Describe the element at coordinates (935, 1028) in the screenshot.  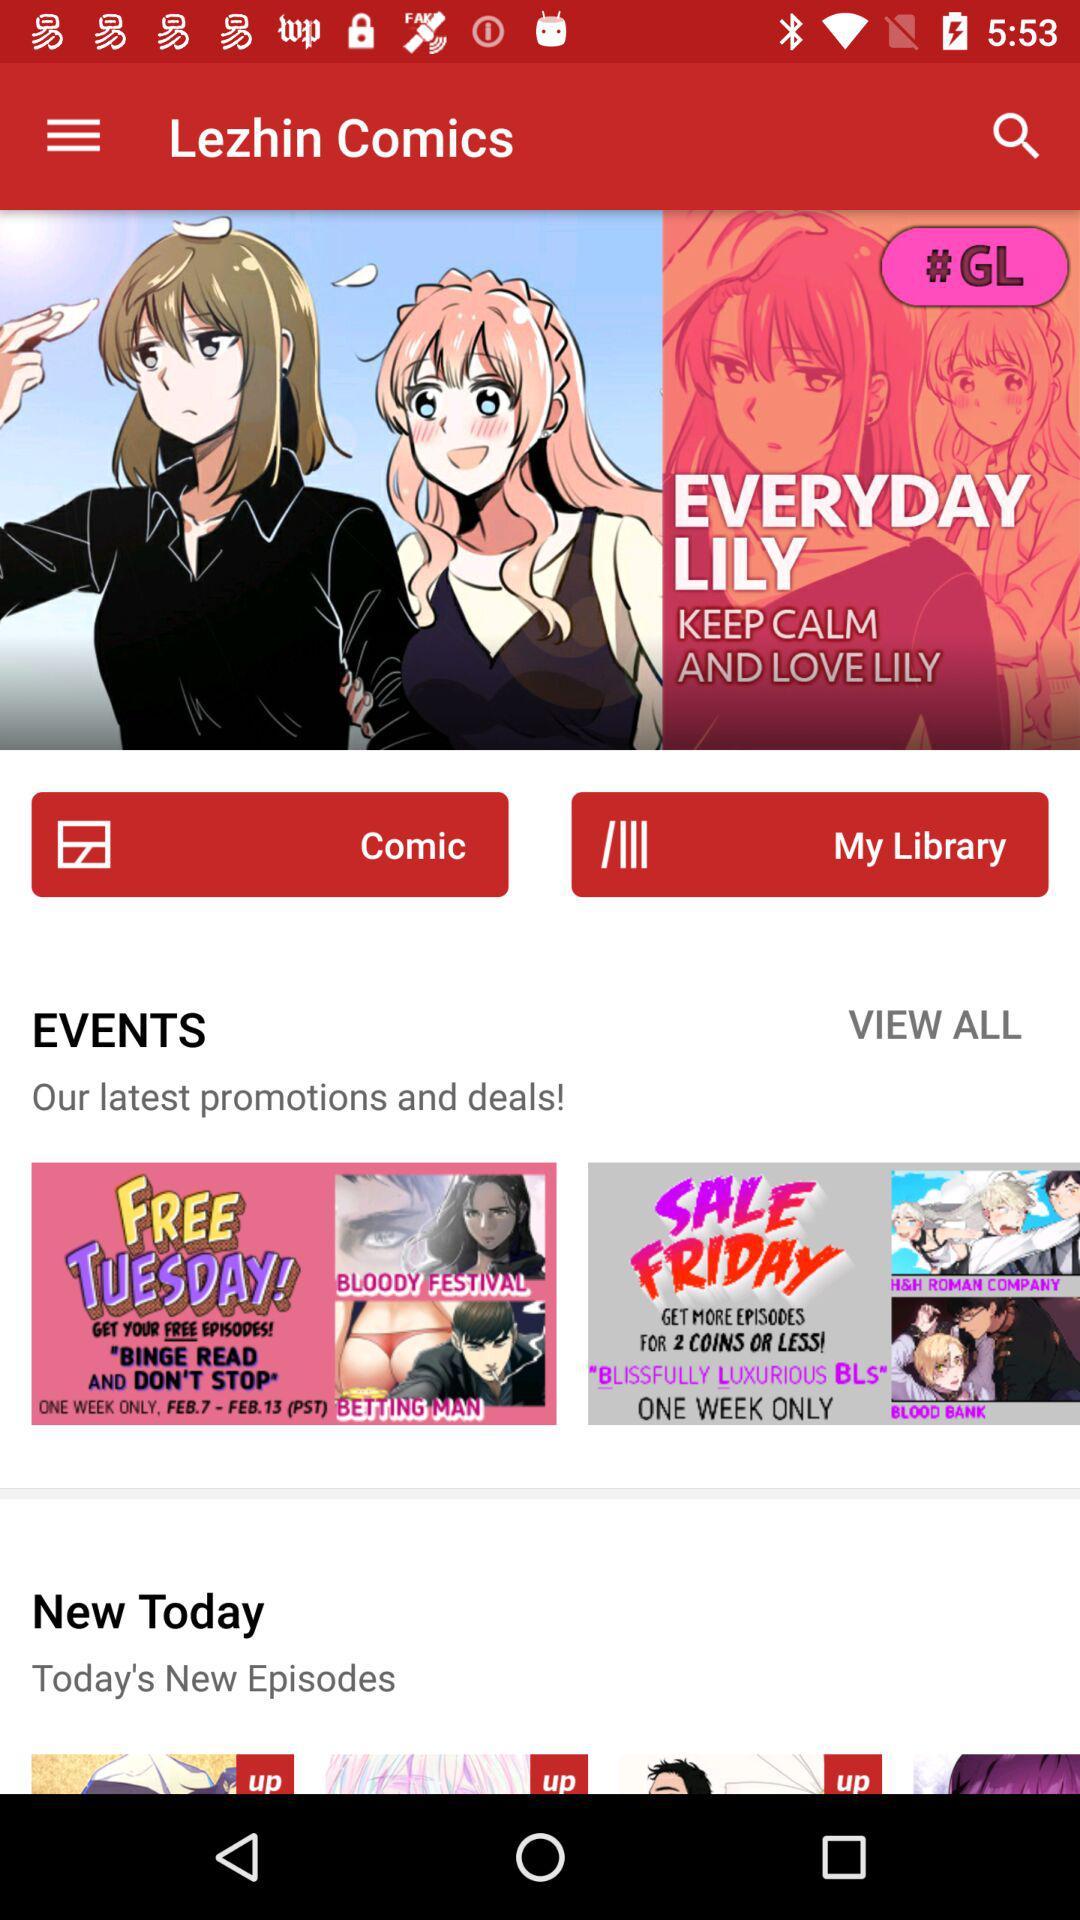
I see `icon to the right of the events` at that location.